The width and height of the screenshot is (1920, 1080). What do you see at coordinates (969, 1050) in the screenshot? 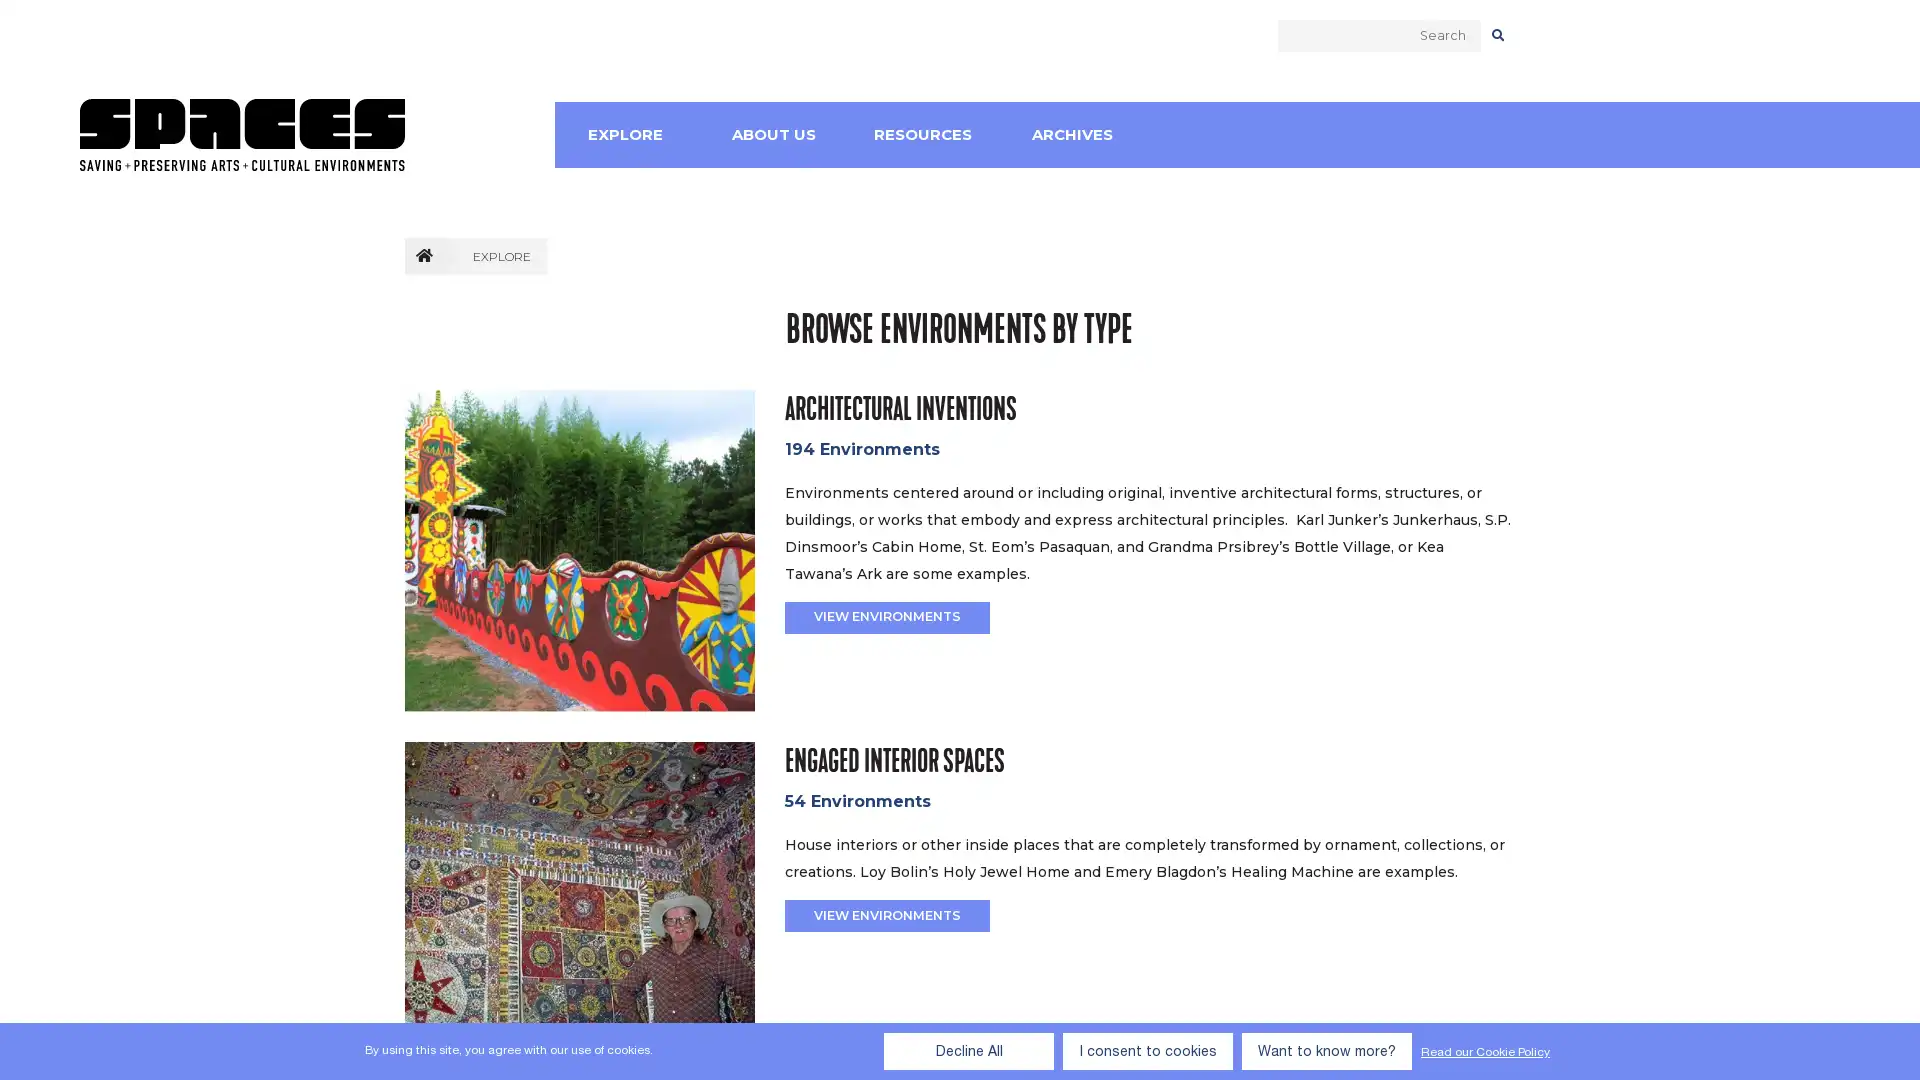
I see `Decline All` at bounding box center [969, 1050].